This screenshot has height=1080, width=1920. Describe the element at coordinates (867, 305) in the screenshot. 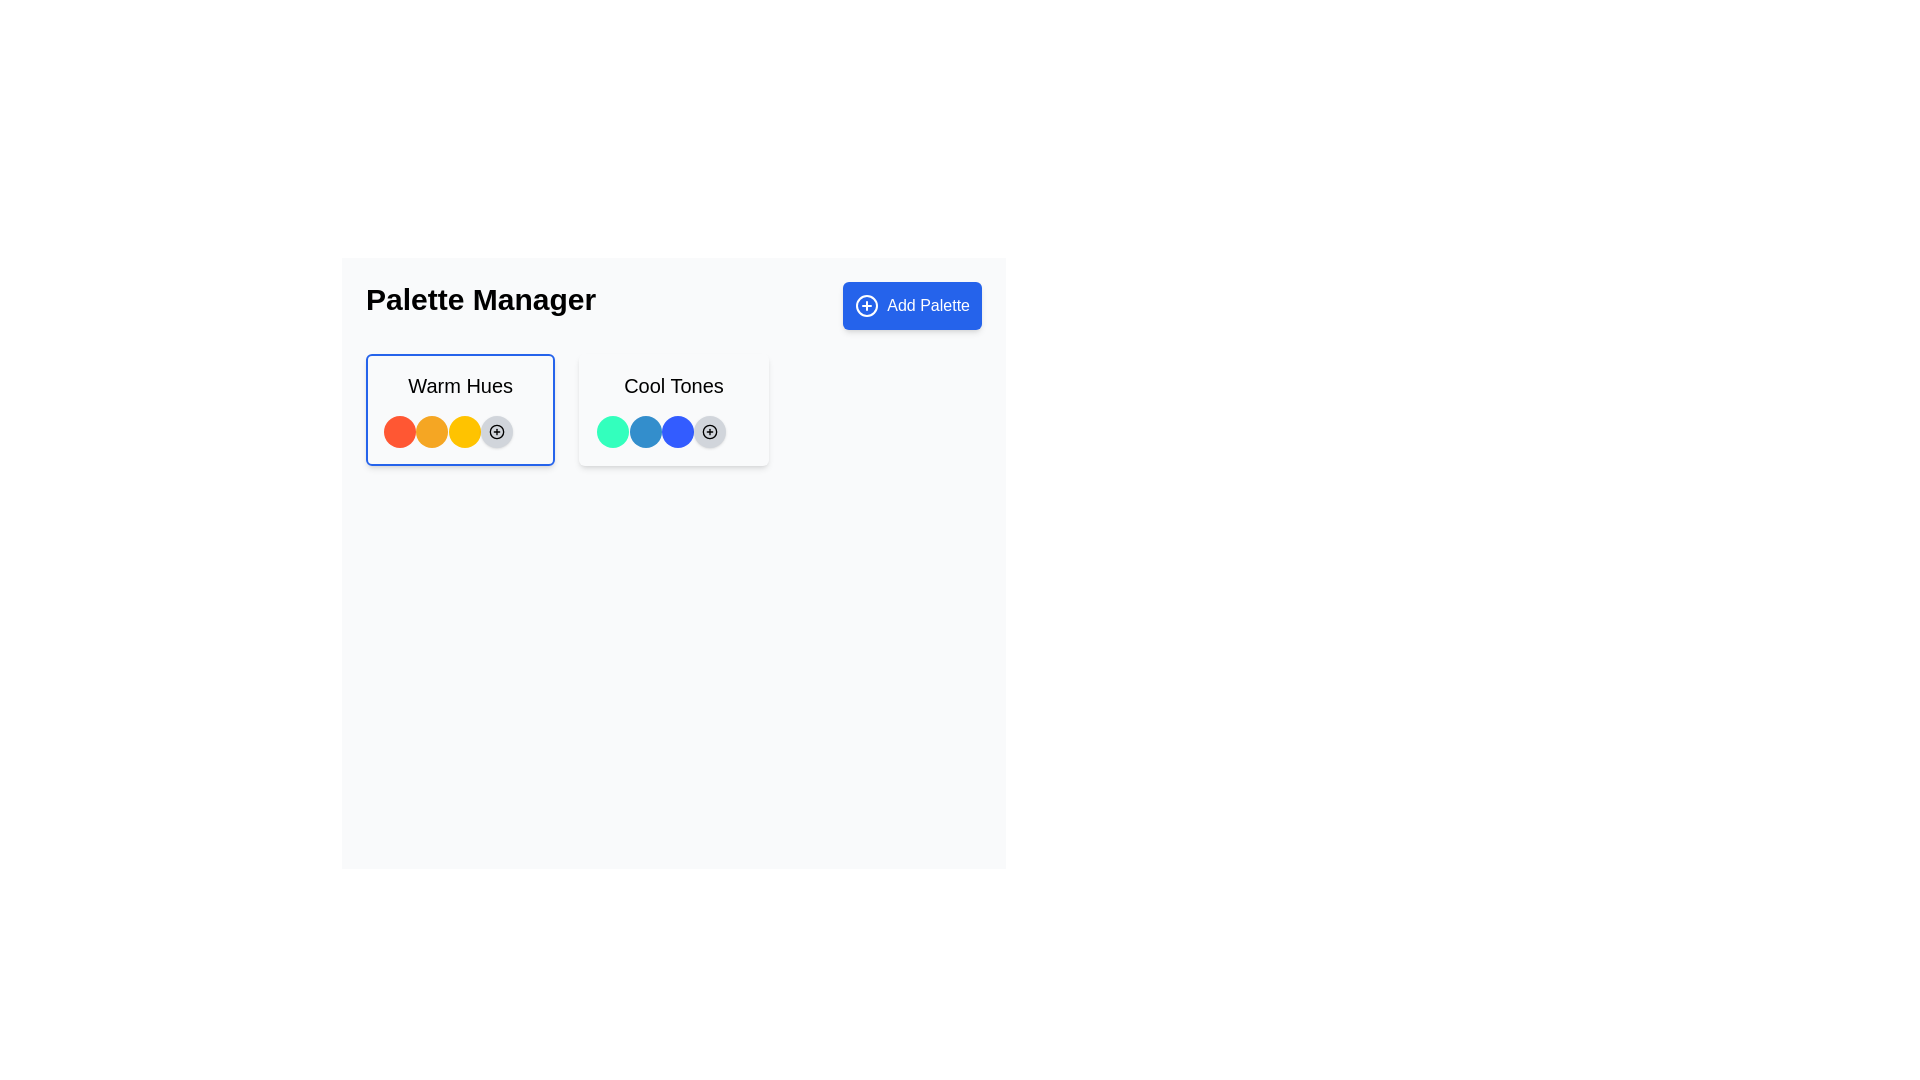

I see `the Add Palette icon located to the left of the Add Palette label within a blue rounded button in the top-right area of the interface` at that location.